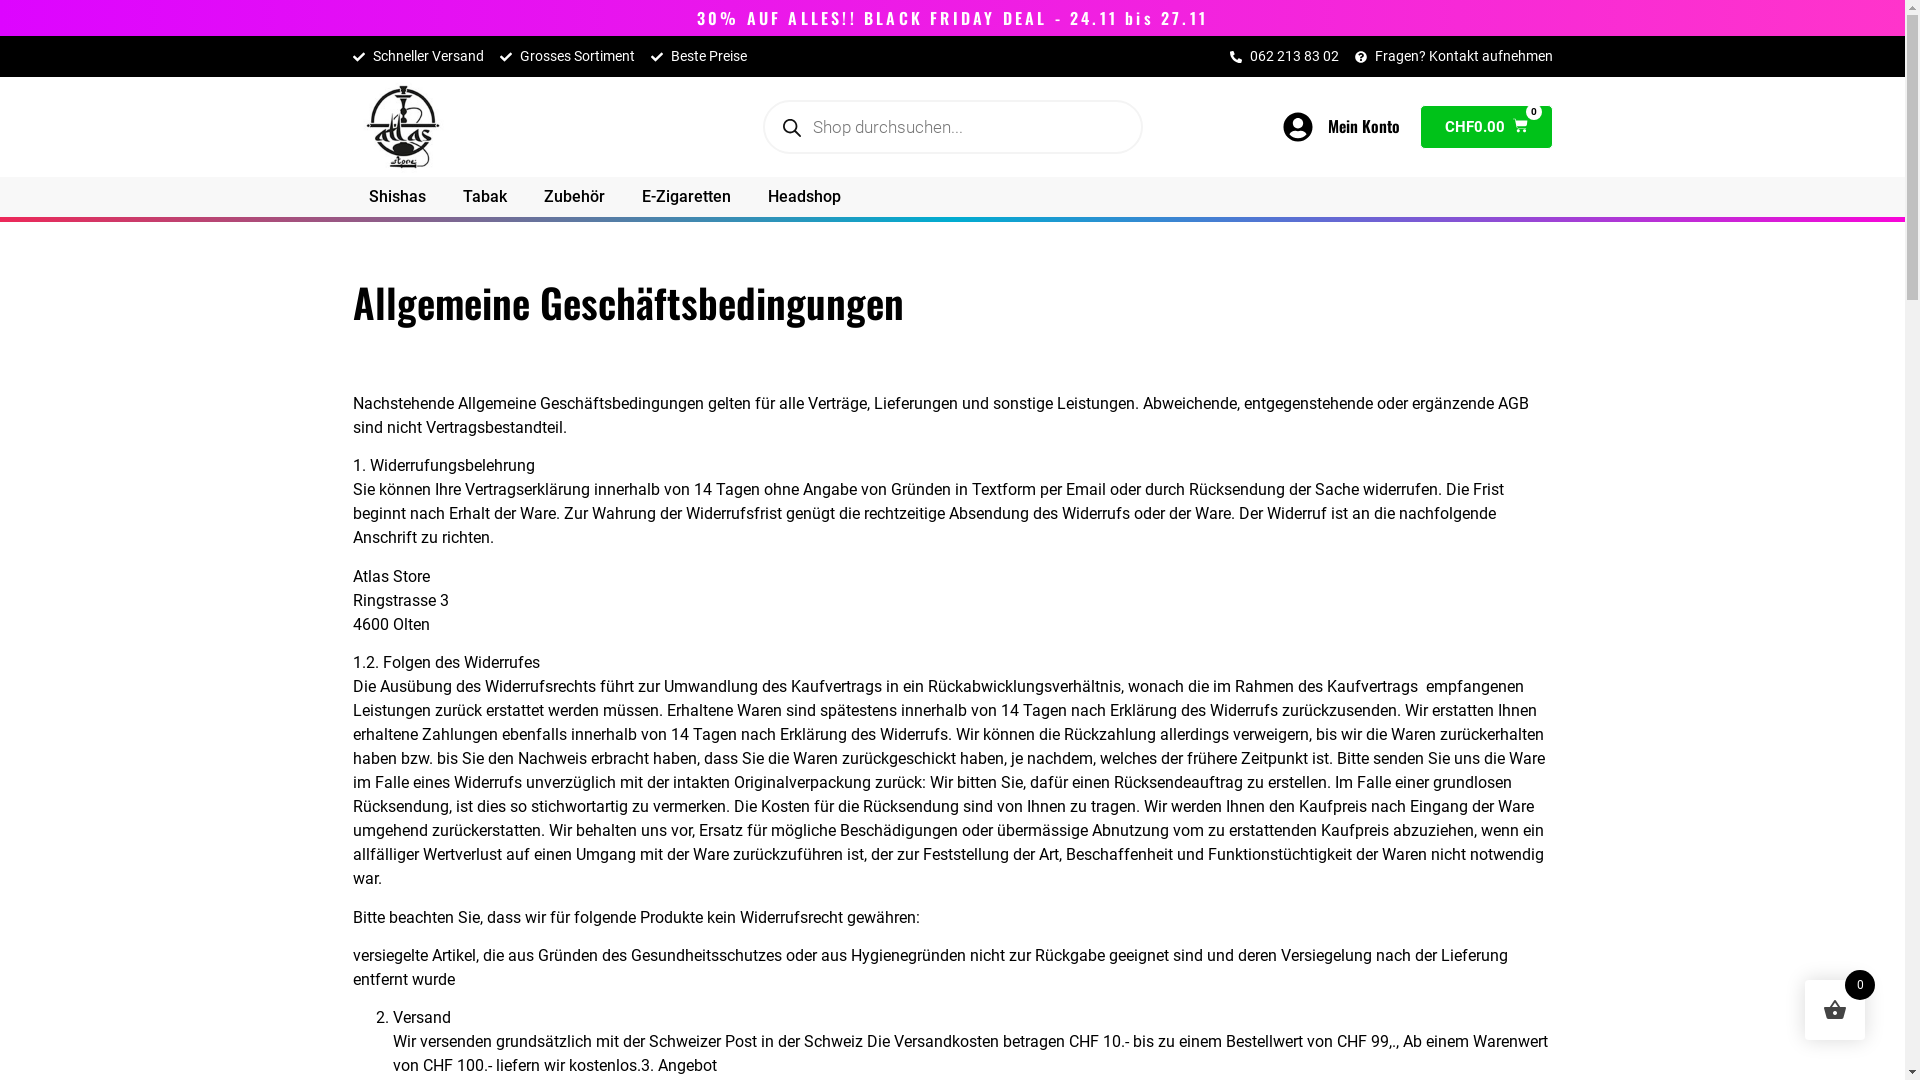  Describe the element at coordinates (1362, 126) in the screenshot. I see `'Mein Konto'` at that location.